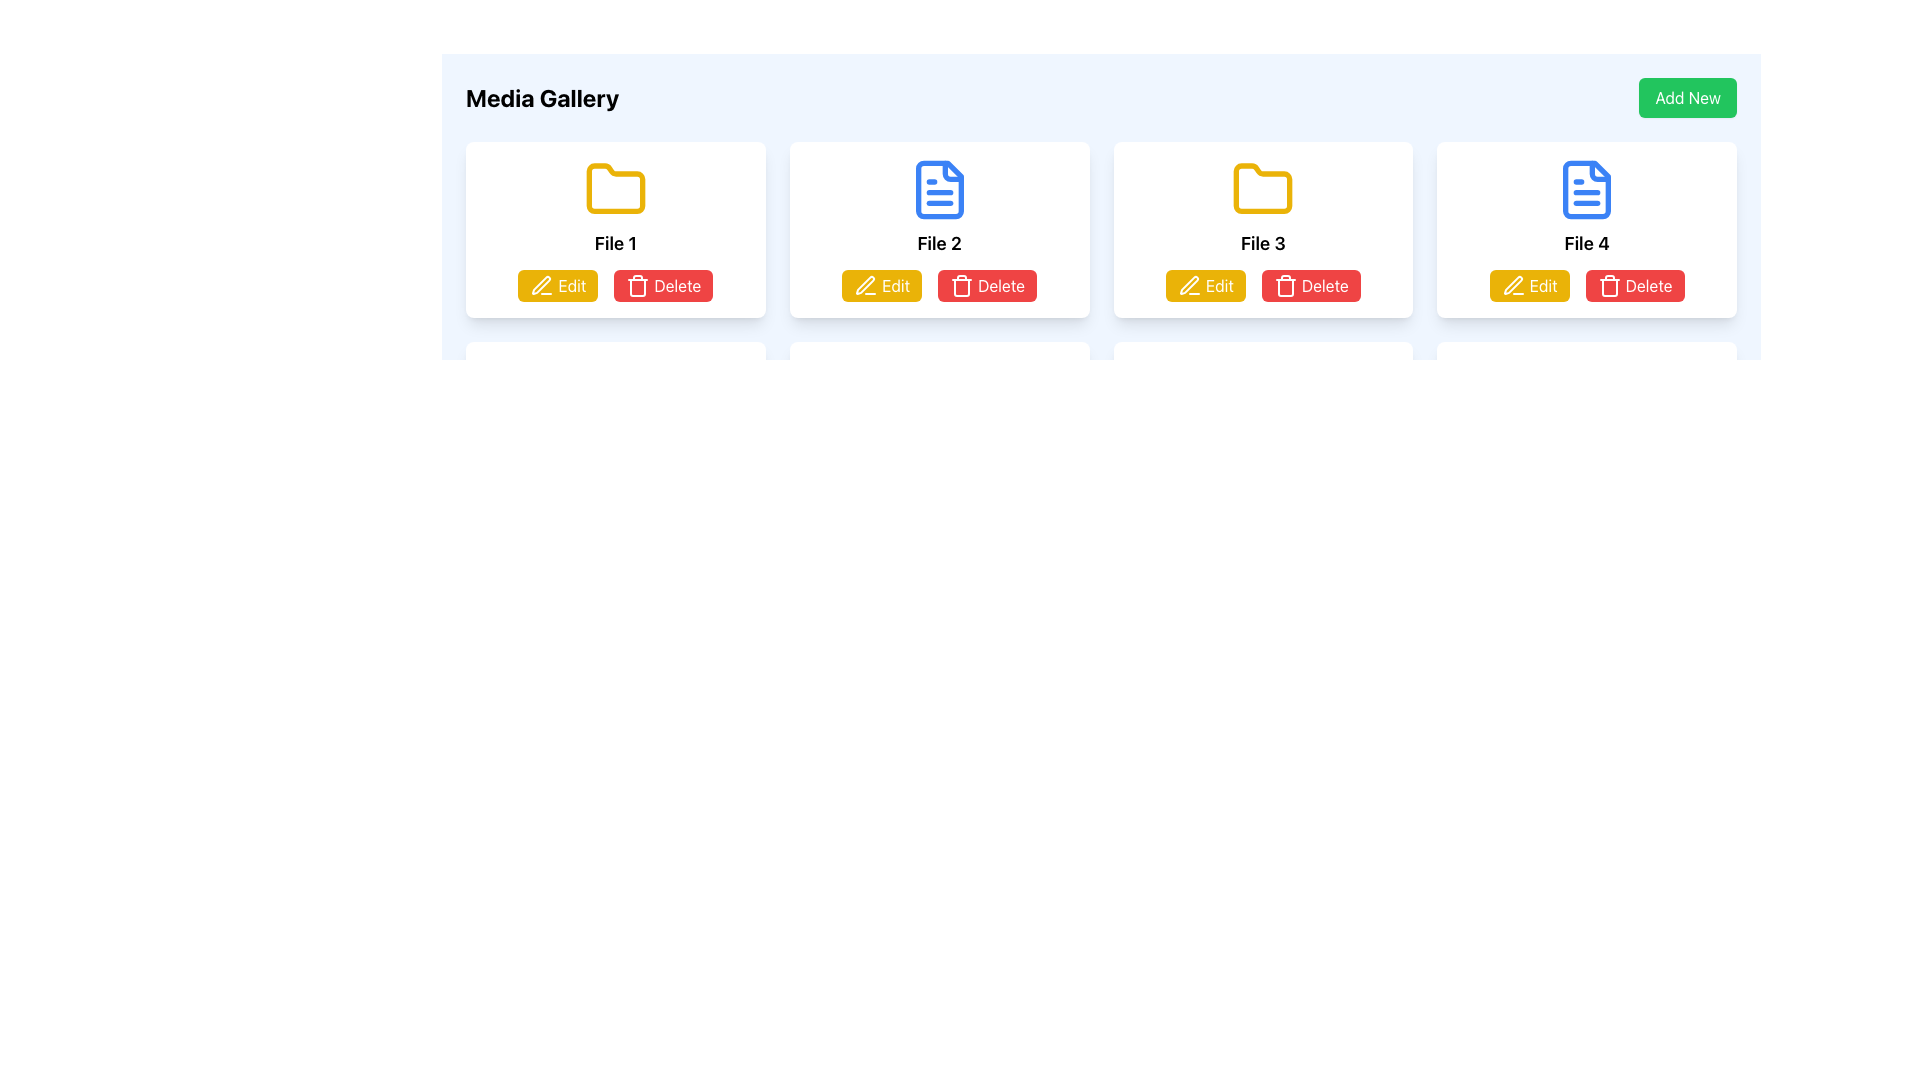 This screenshot has width=1920, height=1080. Describe the element at coordinates (1586, 189) in the screenshot. I see `the file icon representing File 4 located in the fourth card of the media gallery section` at that location.